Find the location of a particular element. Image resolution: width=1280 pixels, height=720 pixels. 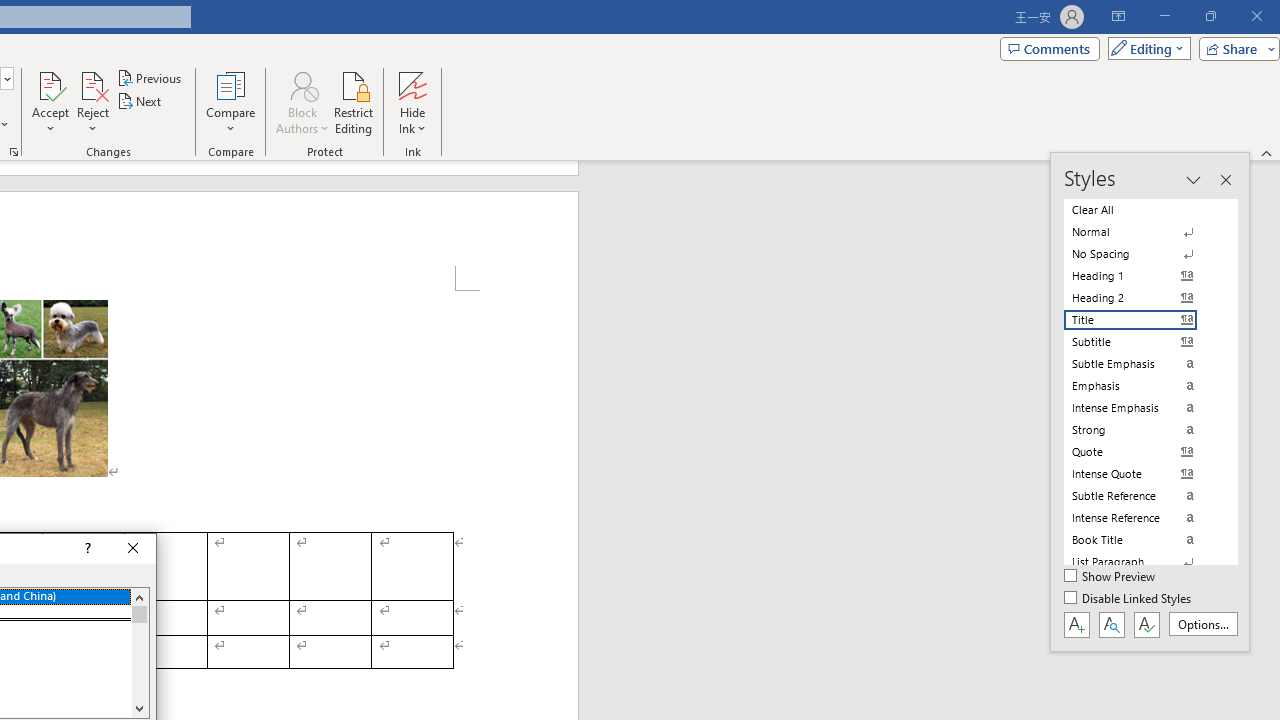

'Next' is located at coordinates (139, 101).